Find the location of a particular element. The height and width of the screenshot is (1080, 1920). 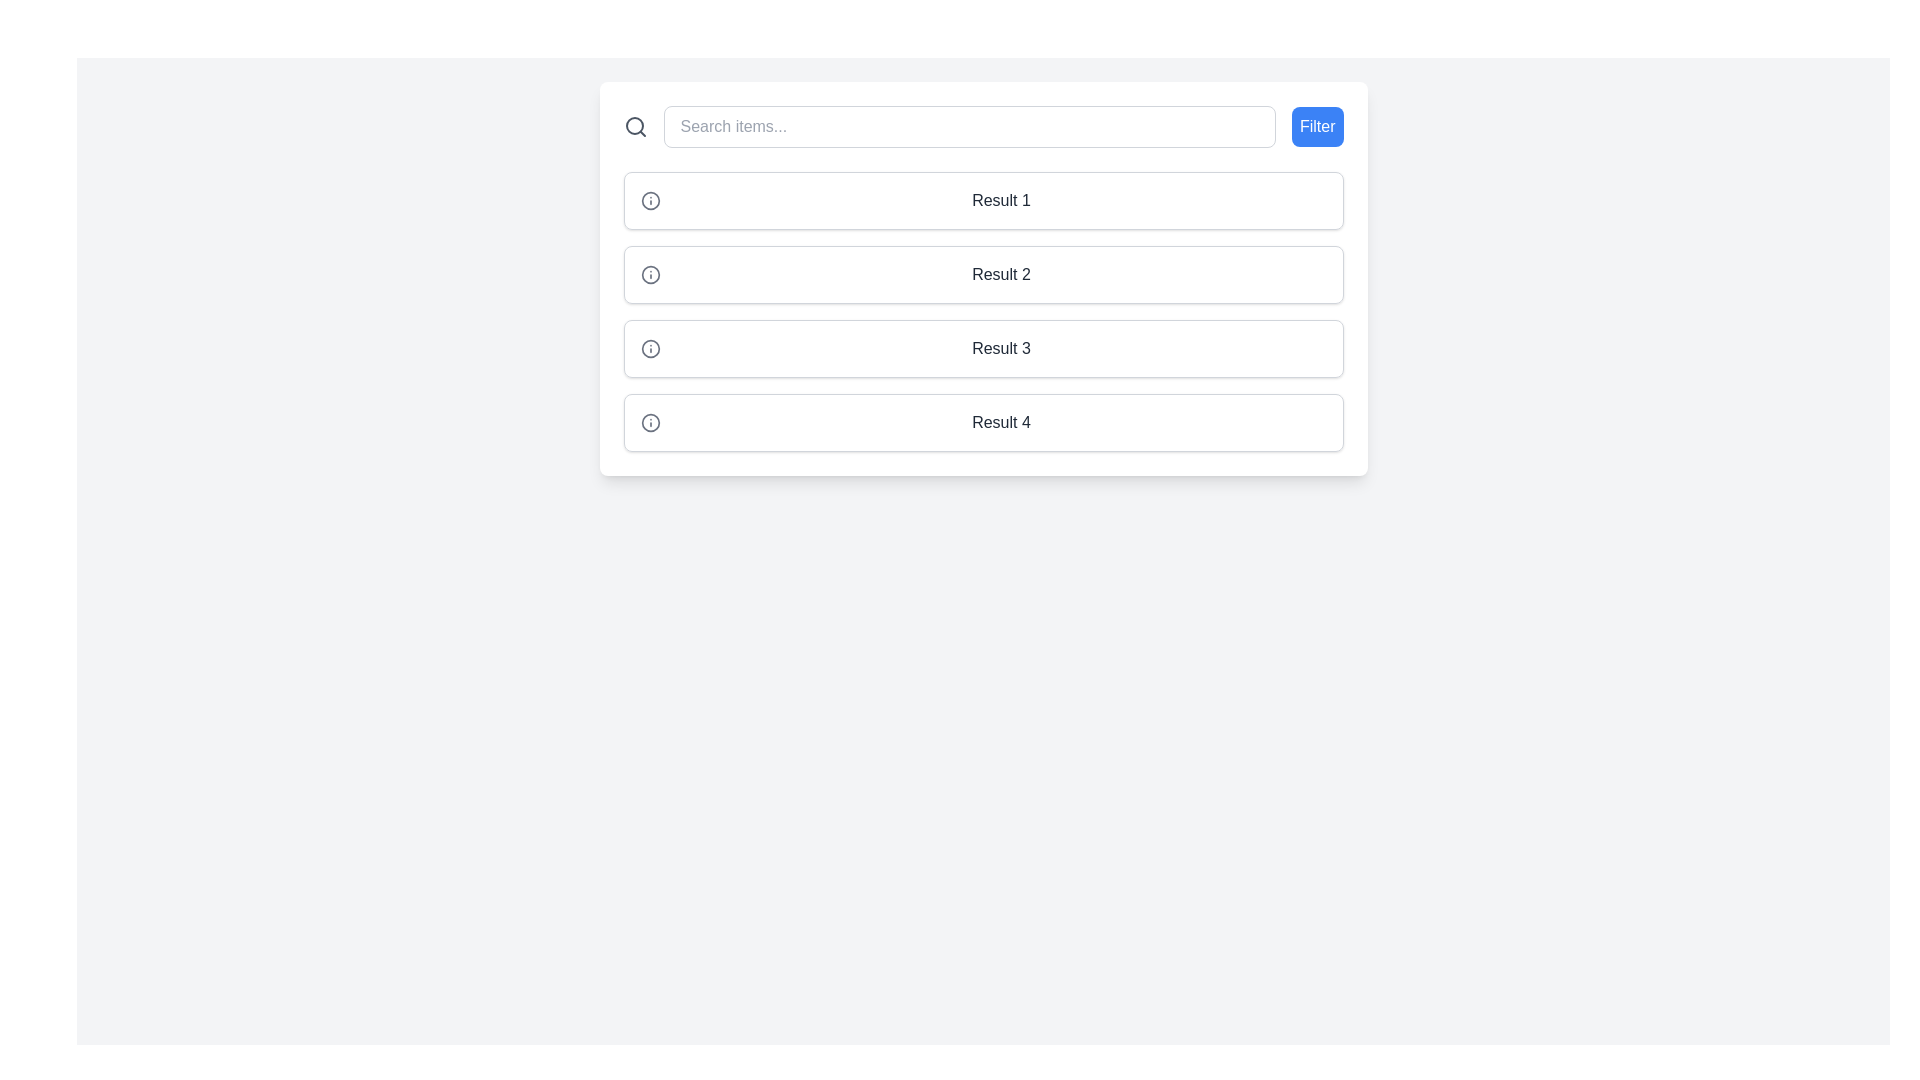

the first circular graphical shape (SVG component) that is part of an icon, styled in gray, located to the left of the fourth result item in a vertically stacked list is located at coordinates (650, 422).